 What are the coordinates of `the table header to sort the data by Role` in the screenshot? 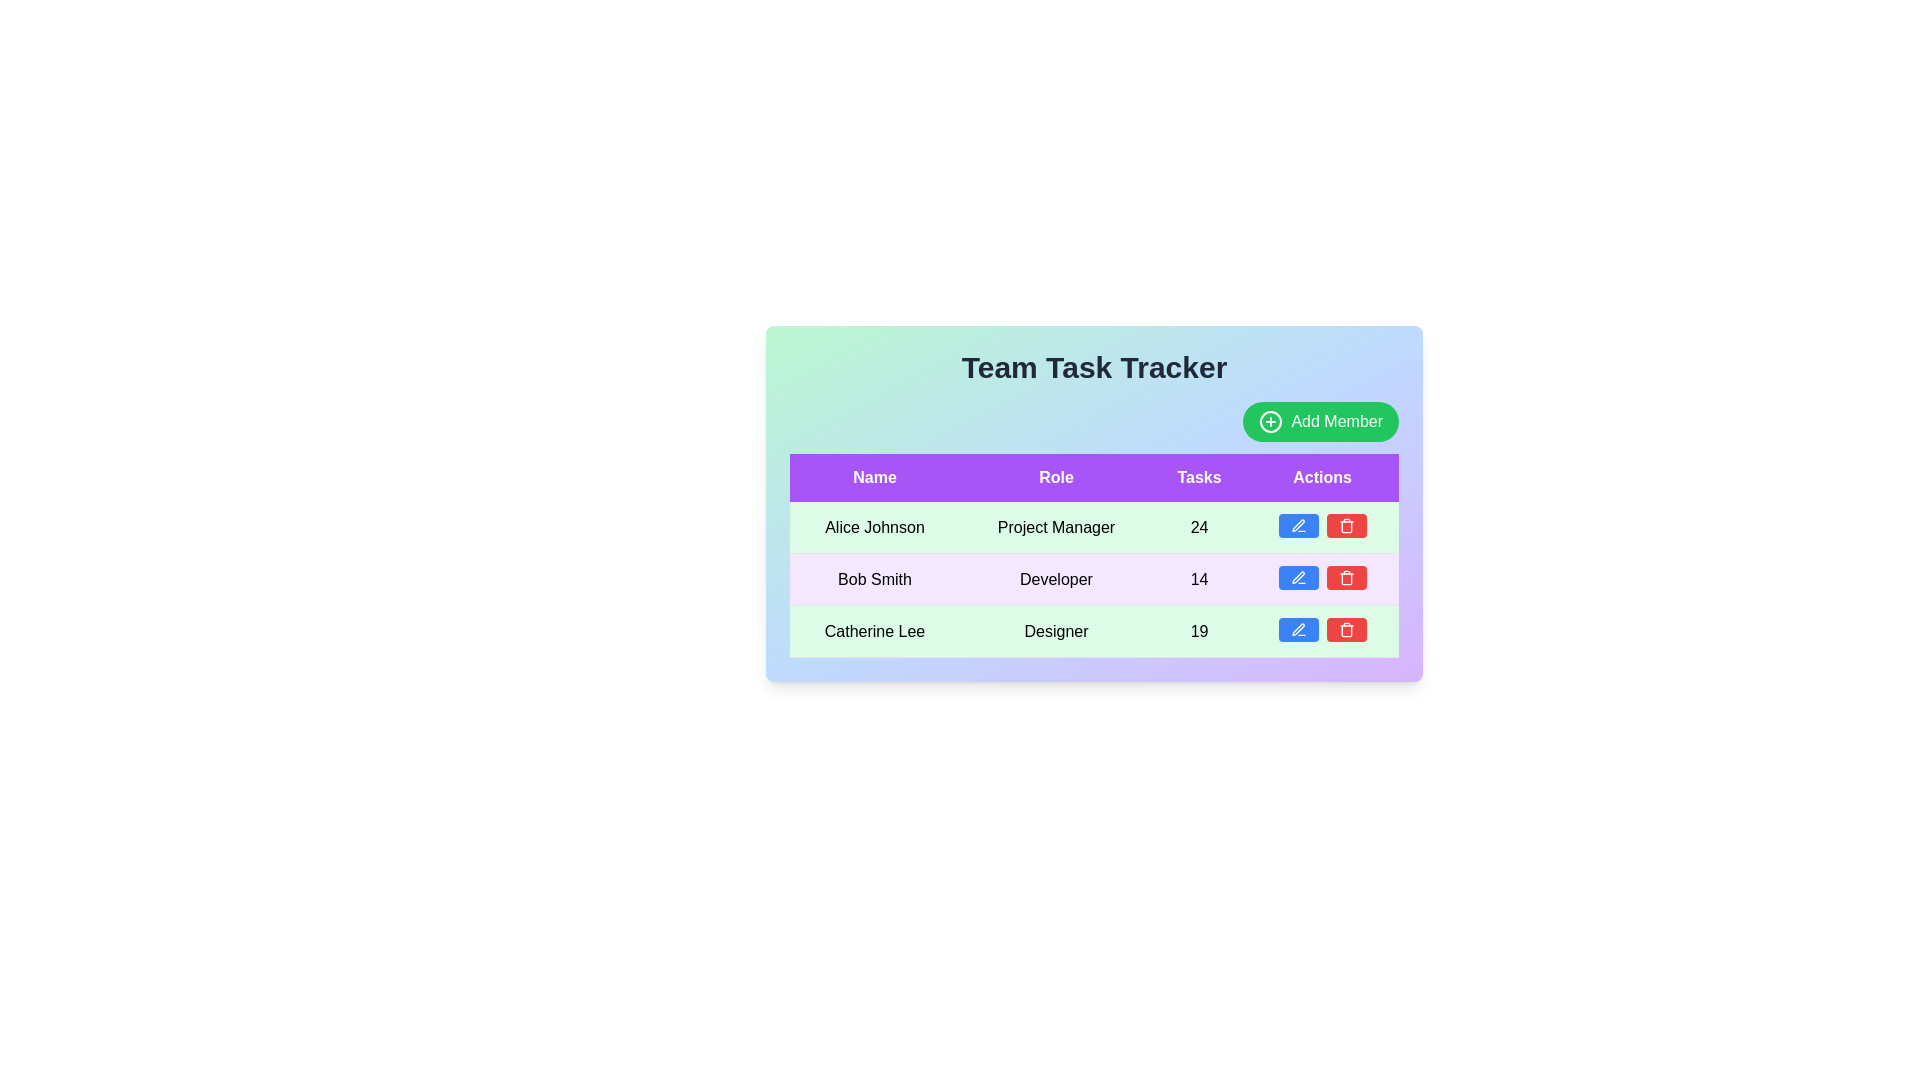 It's located at (1055, 478).